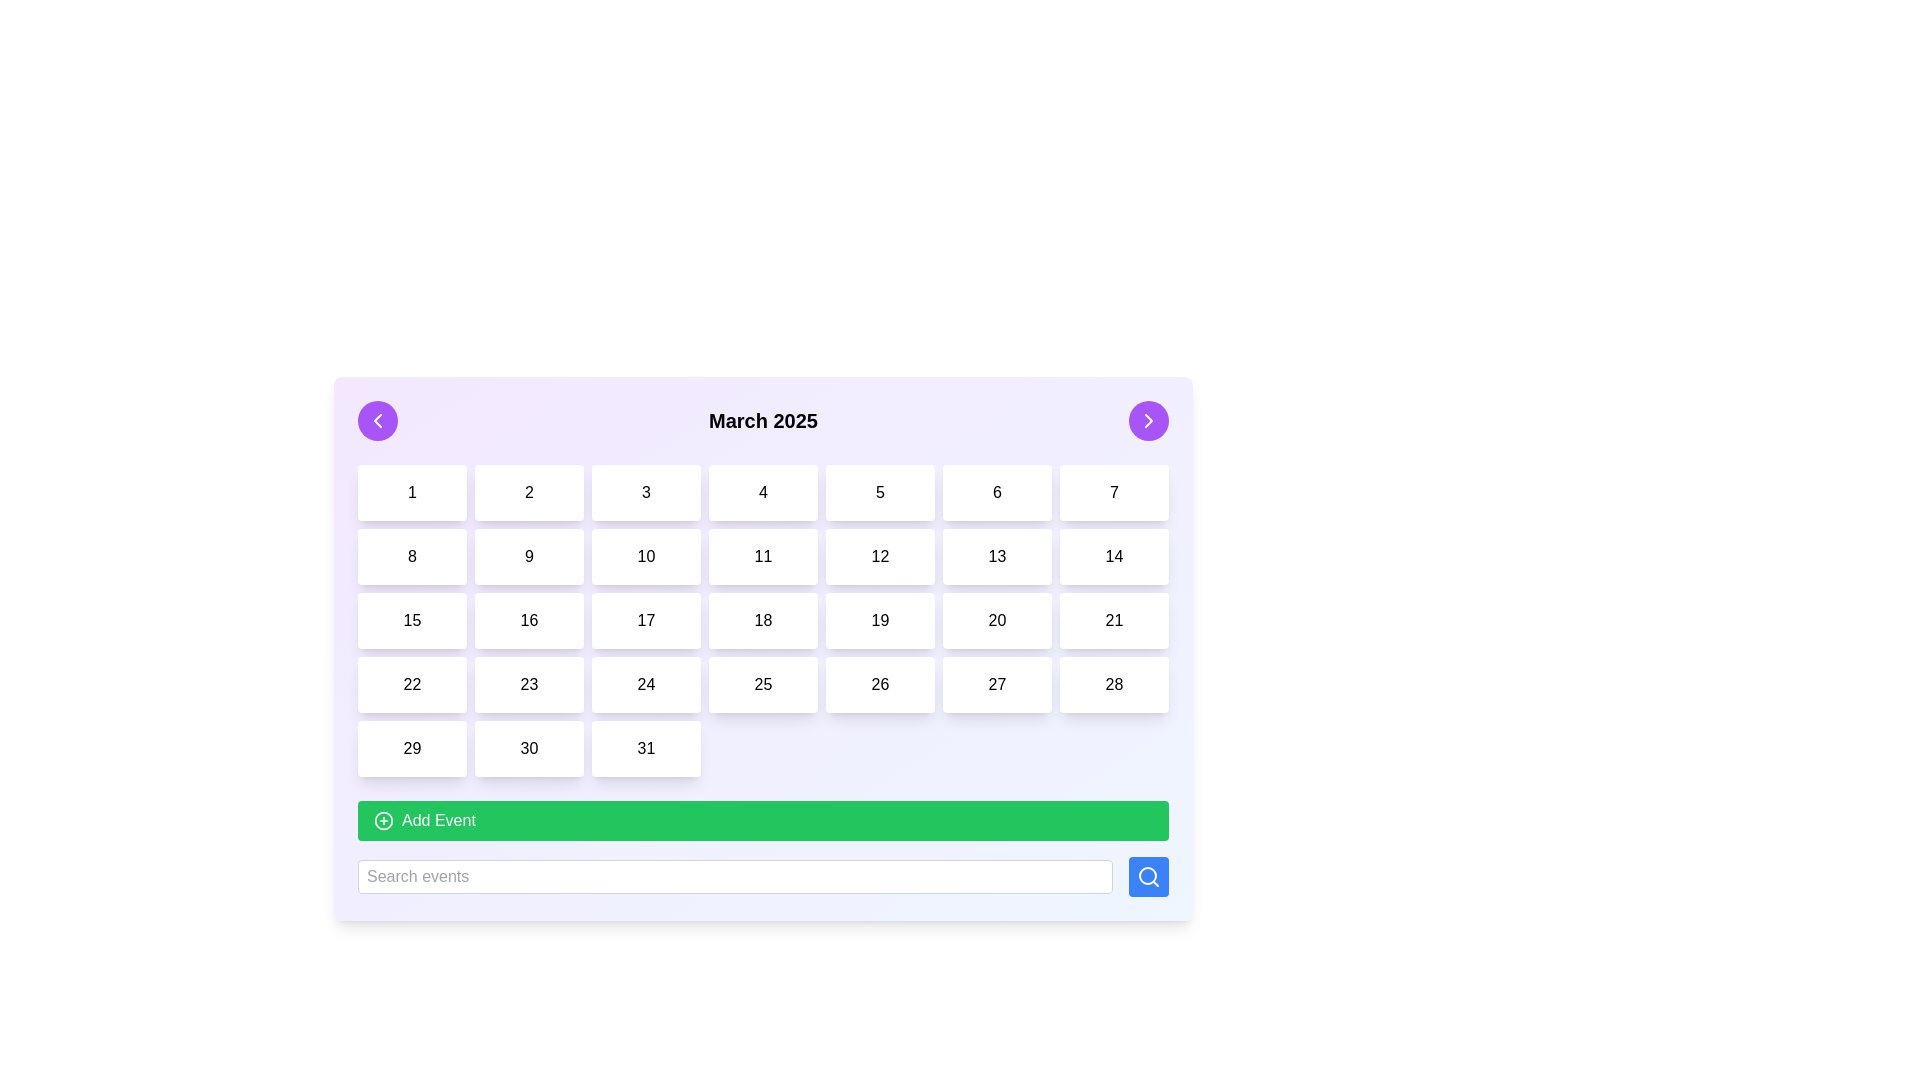  Describe the element at coordinates (762, 848) in the screenshot. I see `the 'Add Event' button, which is a green rectangular button with white text and a plus icon, located above the search input field and below the March 2025 calendar grid` at that location.